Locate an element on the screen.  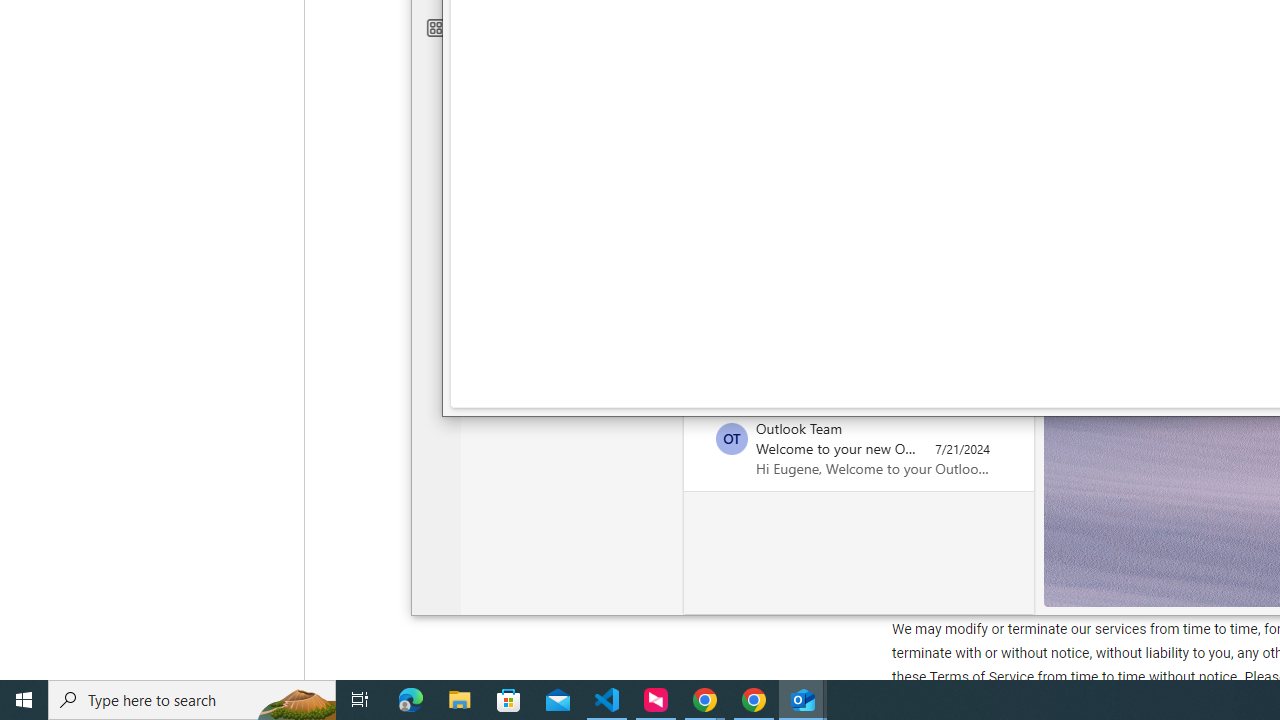
'Visual Studio Code - 1 running window' is located at coordinates (606, 698).